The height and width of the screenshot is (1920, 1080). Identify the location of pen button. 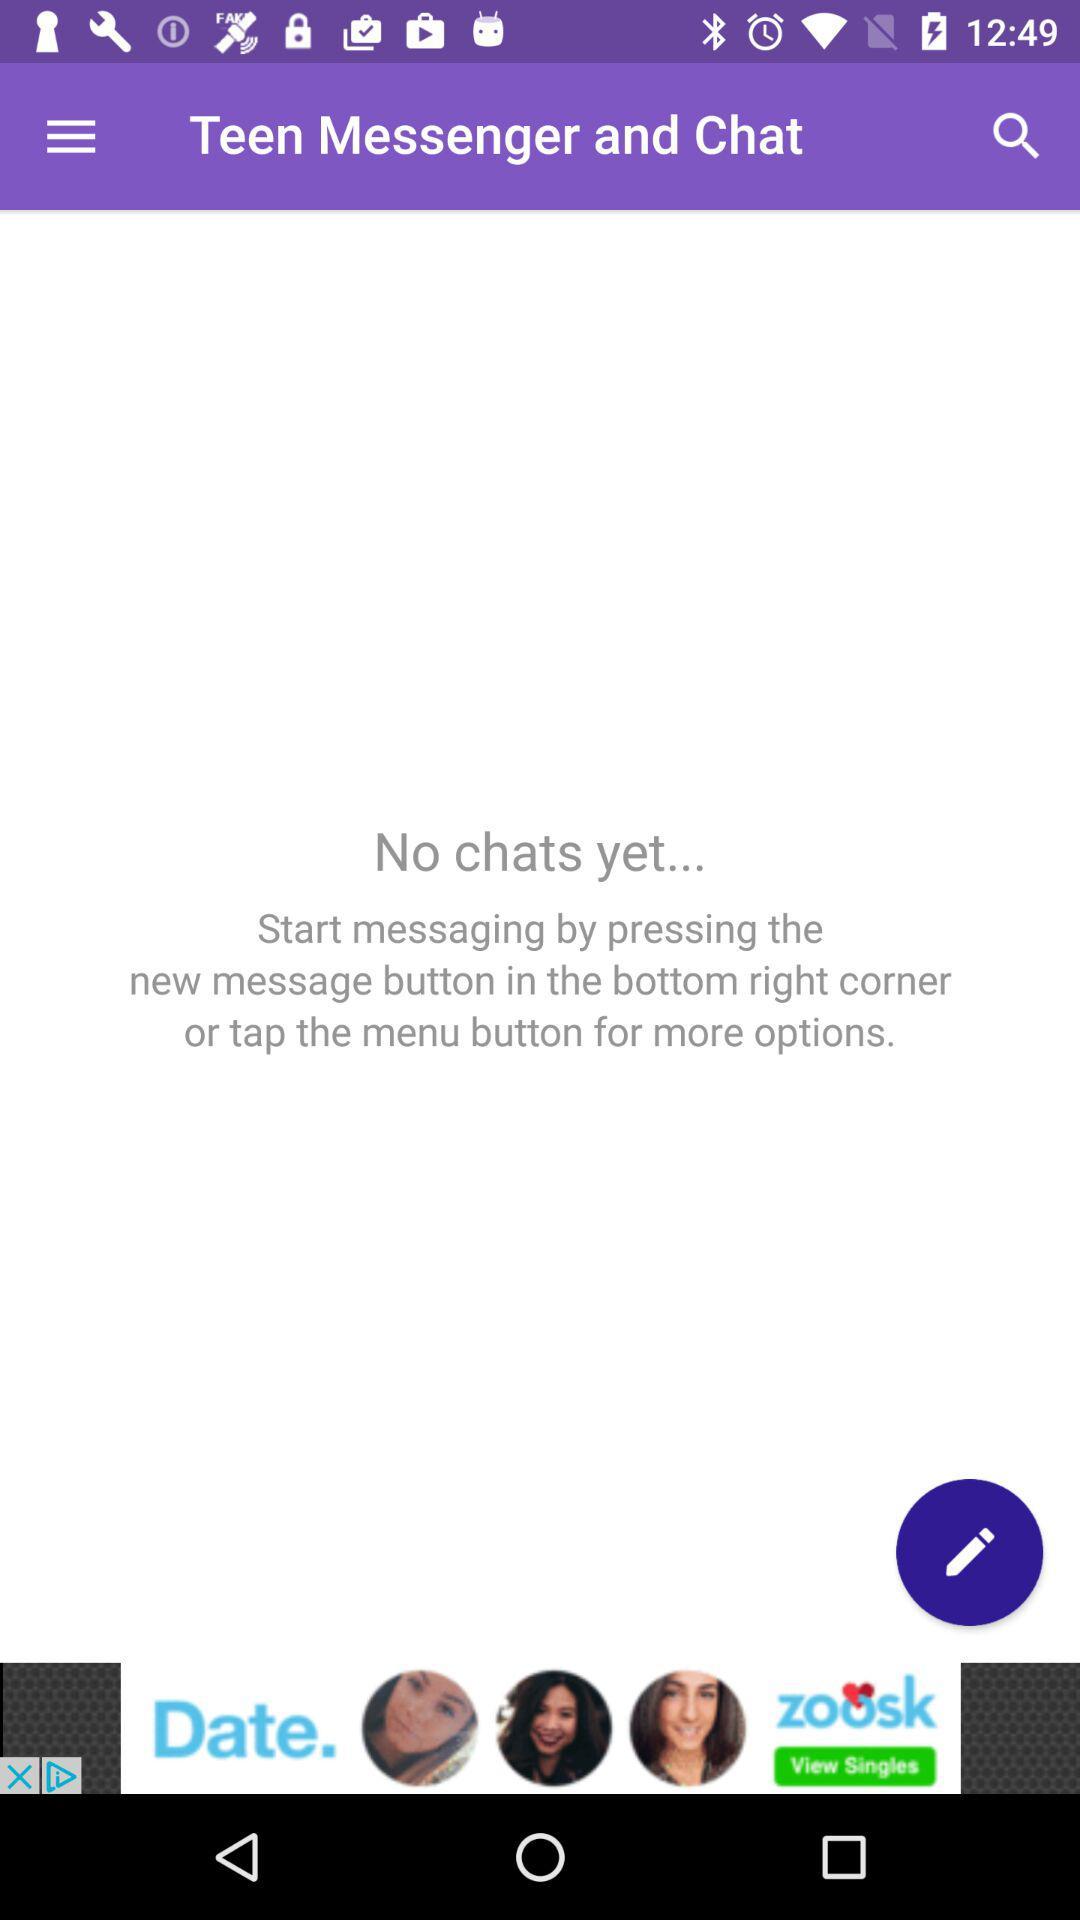
(968, 1551).